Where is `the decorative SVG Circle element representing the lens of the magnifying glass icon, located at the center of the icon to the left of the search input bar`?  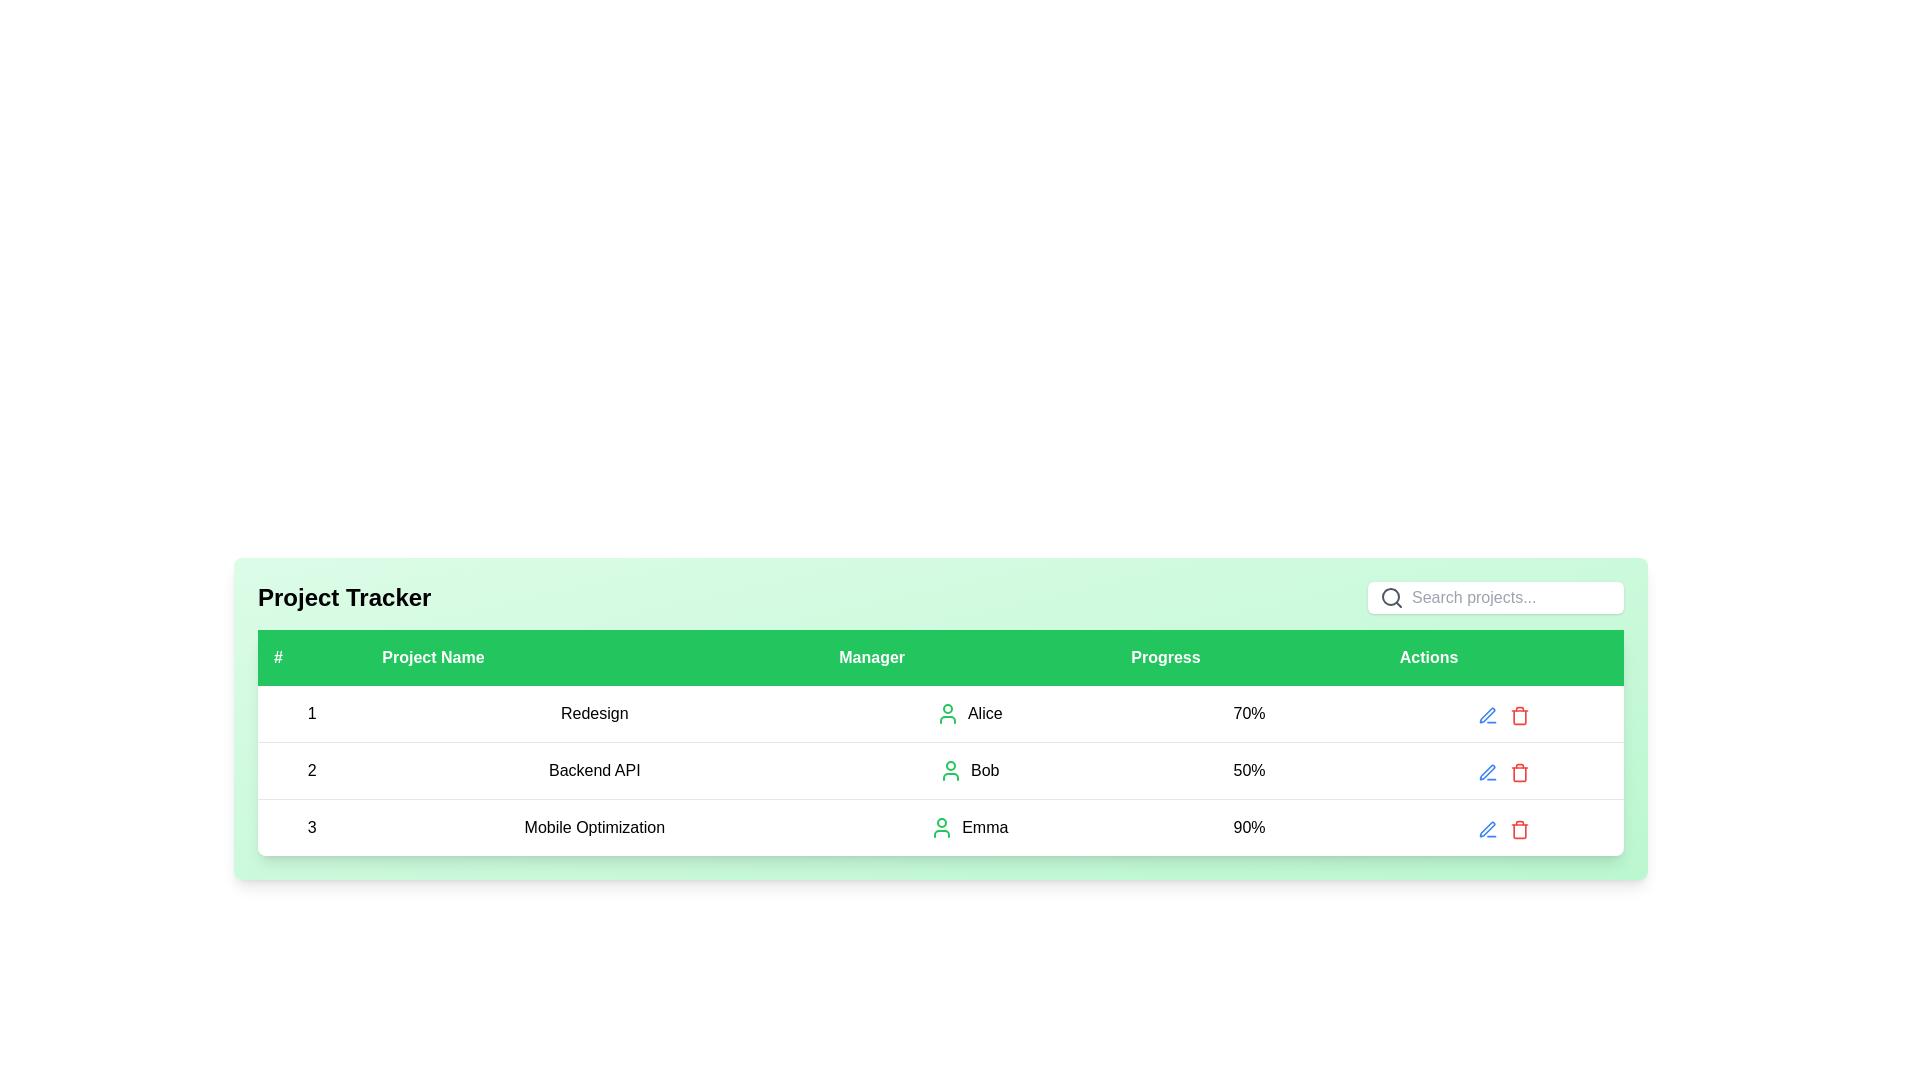 the decorative SVG Circle element representing the lens of the magnifying glass icon, located at the center of the icon to the left of the search input bar is located at coordinates (1390, 596).